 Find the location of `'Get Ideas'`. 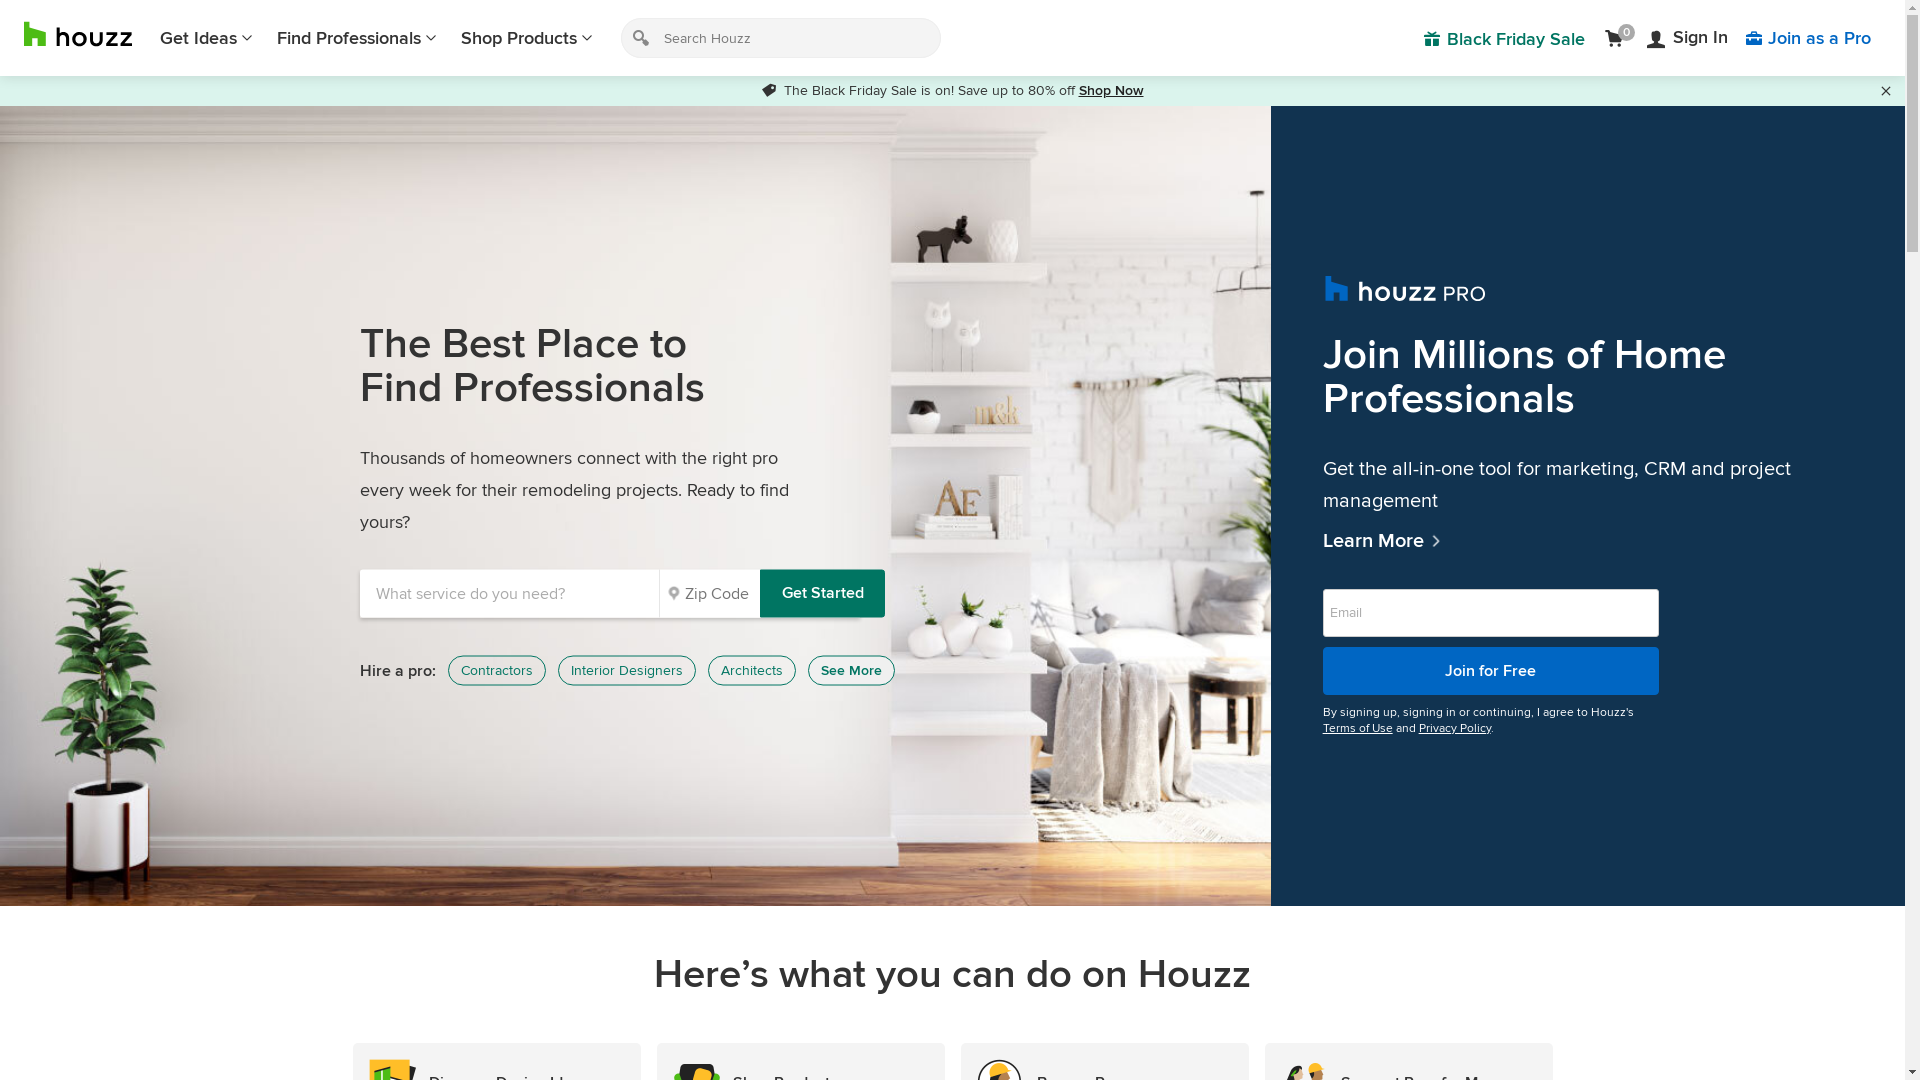

'Get Ideas' is located at coordinates (147, 38).